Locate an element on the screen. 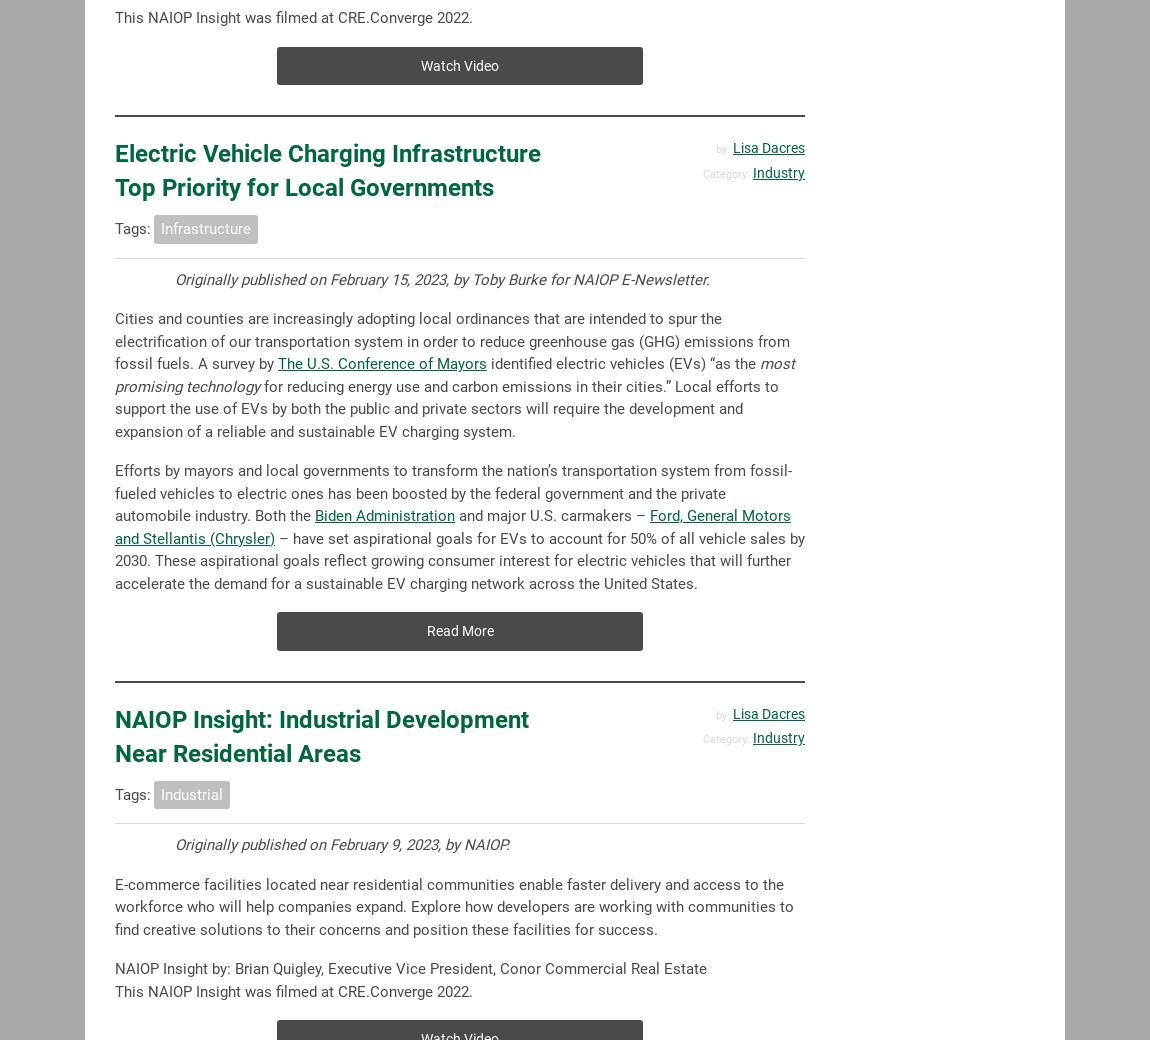 The height and width of the screenshot is (1040, 1150). 'identified electric vehicles (EVs) “as the' is located at coordinates (622, 363).